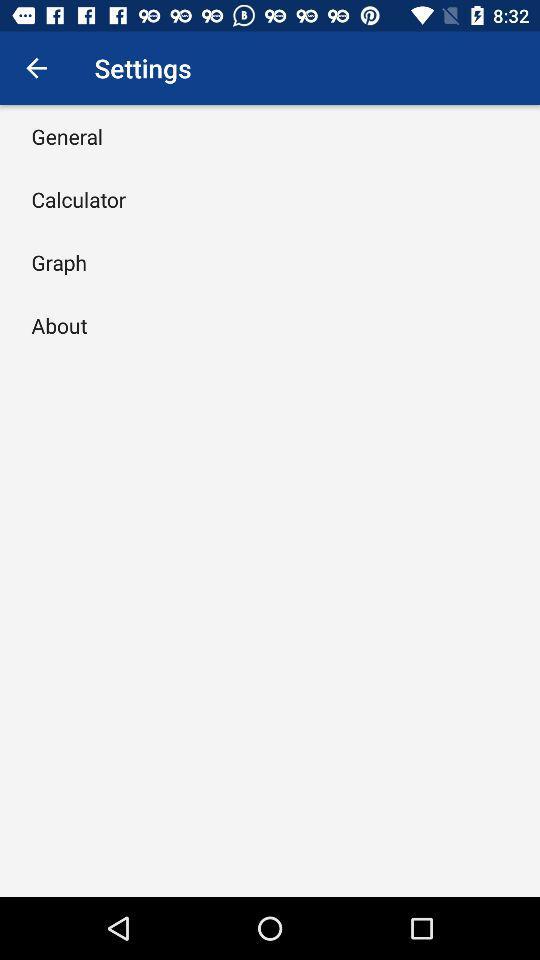 This screenshot has height=960, width=540. Describe the element at coordinates (36, 68) in the screenshot. I see `item above the general item` at that location.